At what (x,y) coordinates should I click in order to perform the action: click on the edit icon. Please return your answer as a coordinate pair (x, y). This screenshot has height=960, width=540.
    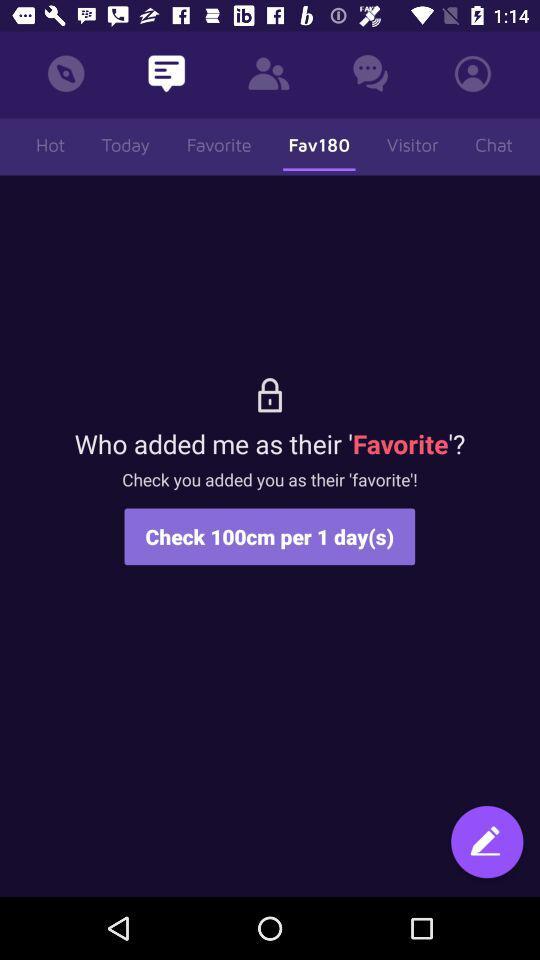
    Looking at the image, I should click on (486, 843).